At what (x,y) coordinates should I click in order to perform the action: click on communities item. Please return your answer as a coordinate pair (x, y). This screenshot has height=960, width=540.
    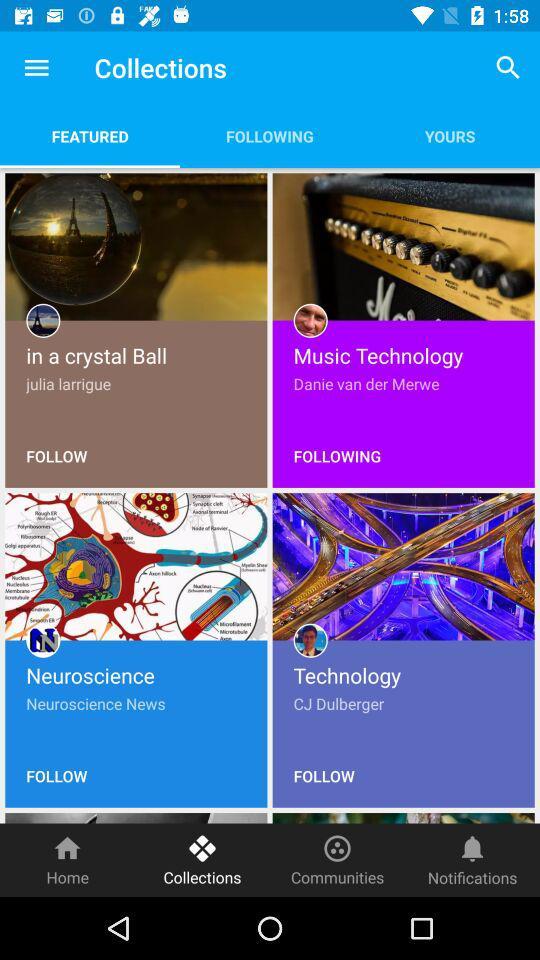
    Looking at the image, I should click on (337, 859).